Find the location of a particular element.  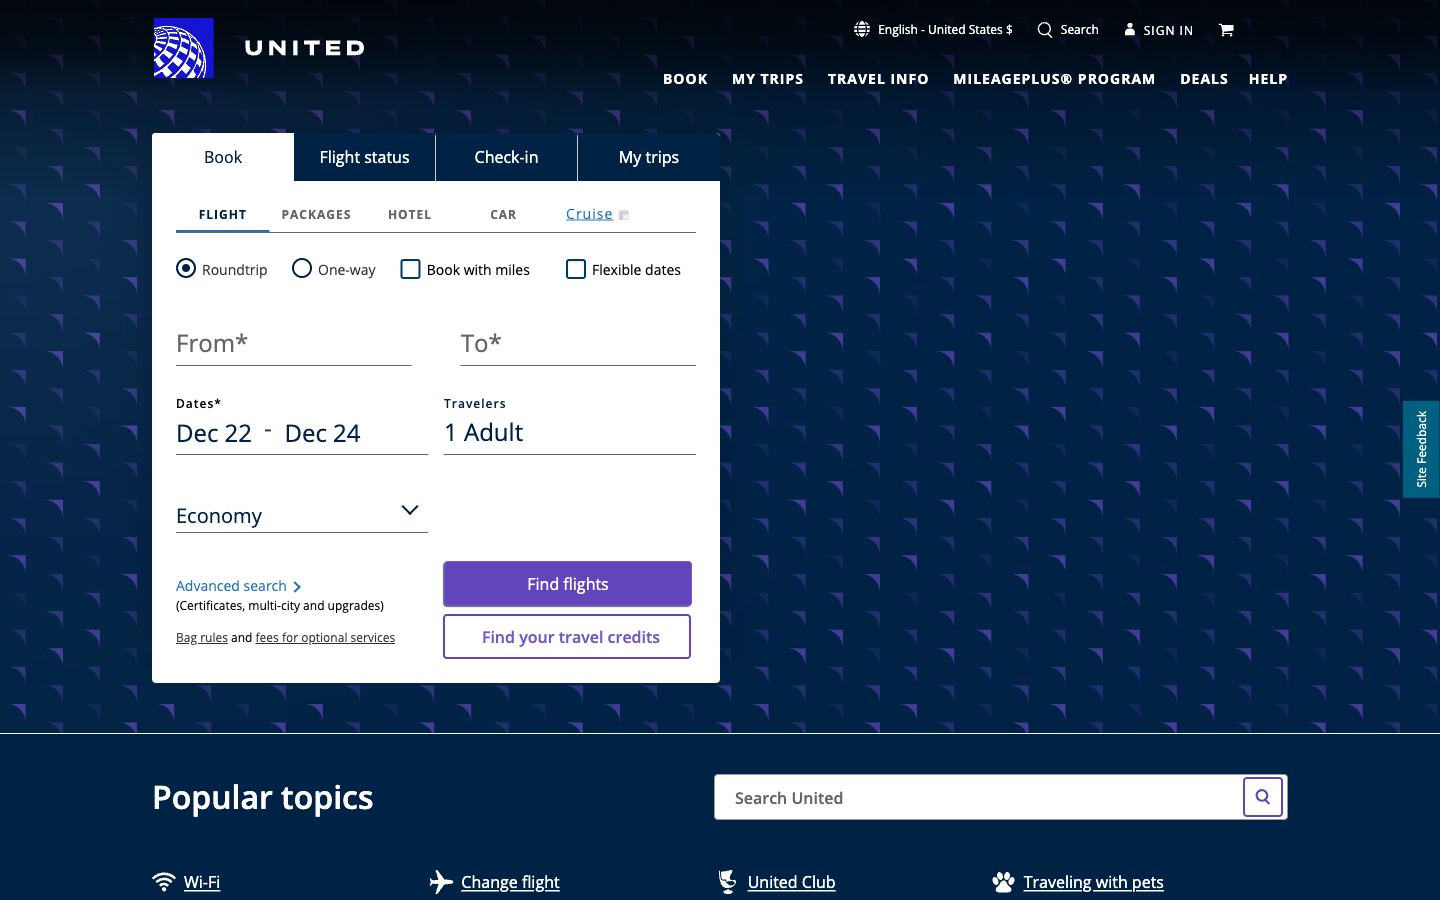

Redirect to Sign In page is located at coordinates (1159, 28).